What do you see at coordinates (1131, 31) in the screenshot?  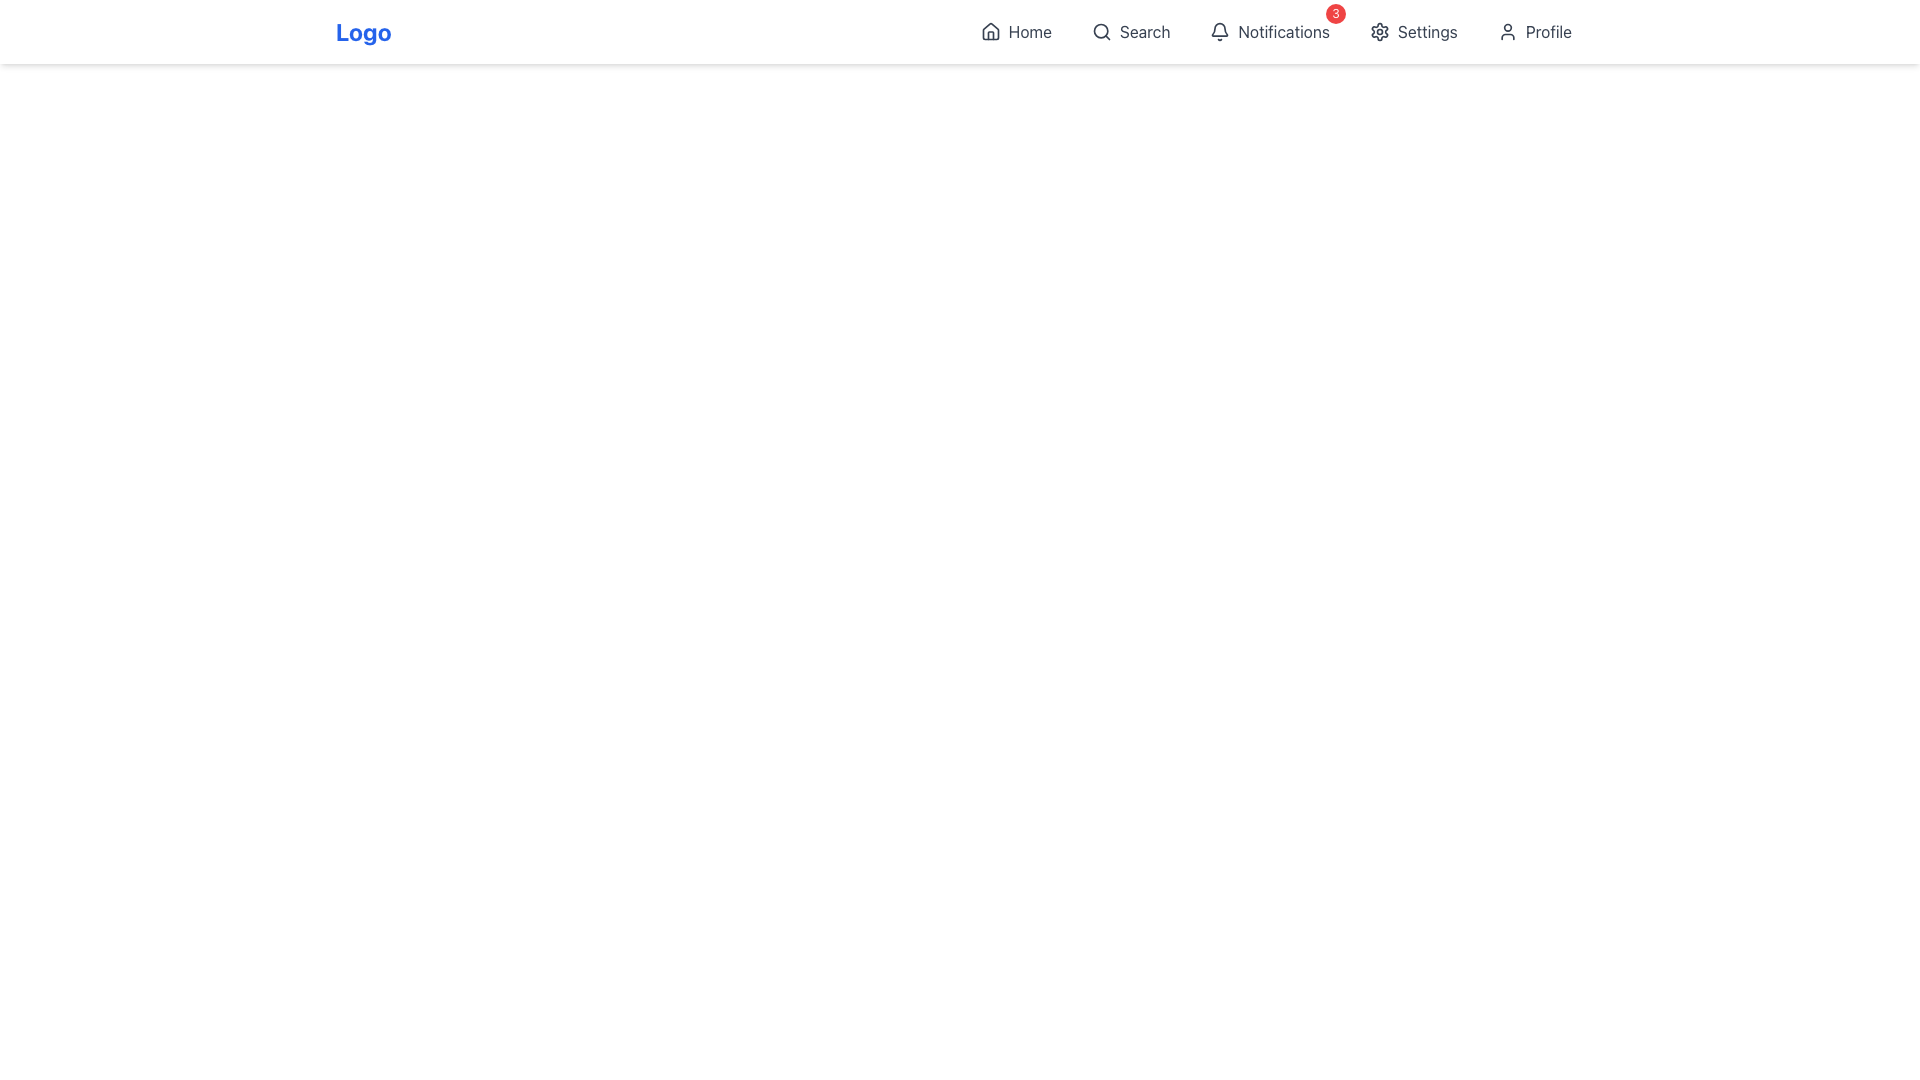 I see `the Interactive button located in the horizontal navigation bar at the top of the interface, between the 'Home' button and the 'Notifications' button, to change its color` at bounding box center [1131, 31].